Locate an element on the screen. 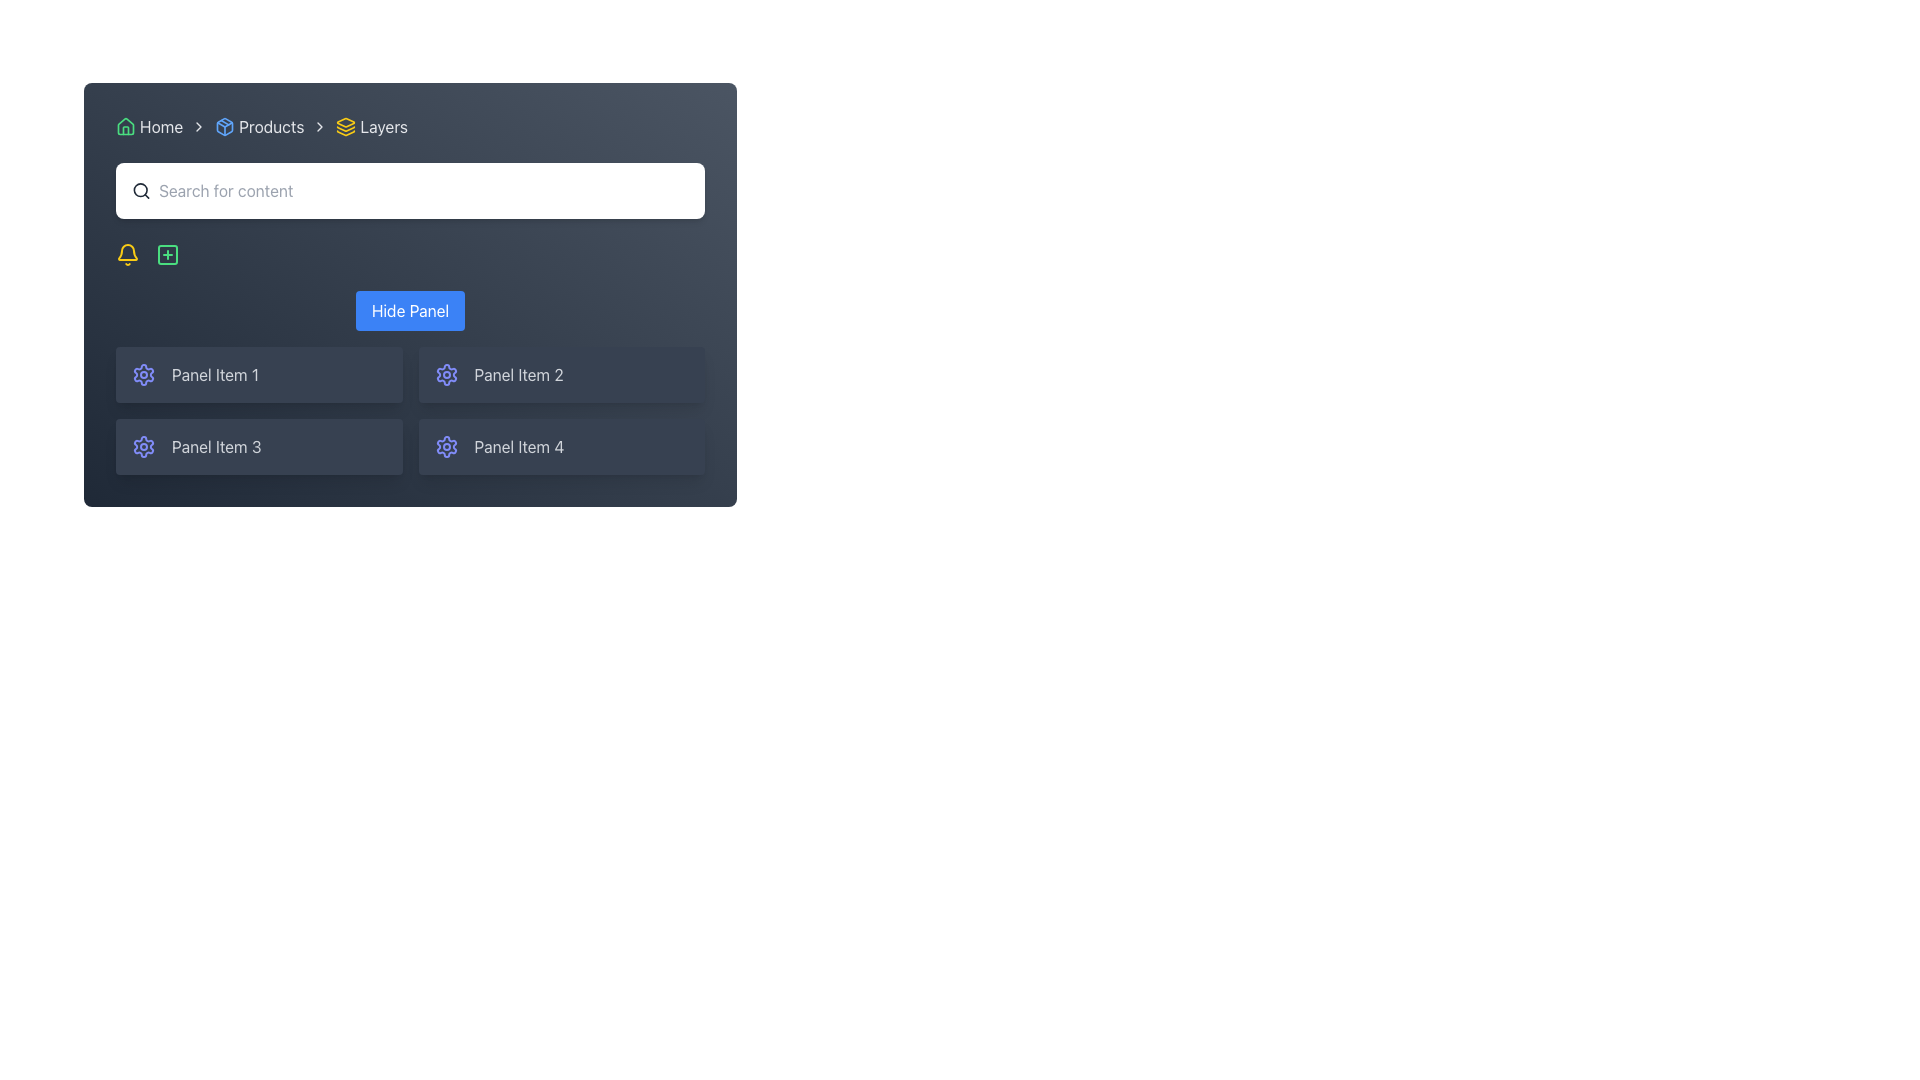 The height and width of the screenshot is (1080, 1920). the right-pointing chevron icon enclosed in a circle, located in the breadcrumb navigation bar between 'Home' and 'Products' is located at coordinates (199, 127).